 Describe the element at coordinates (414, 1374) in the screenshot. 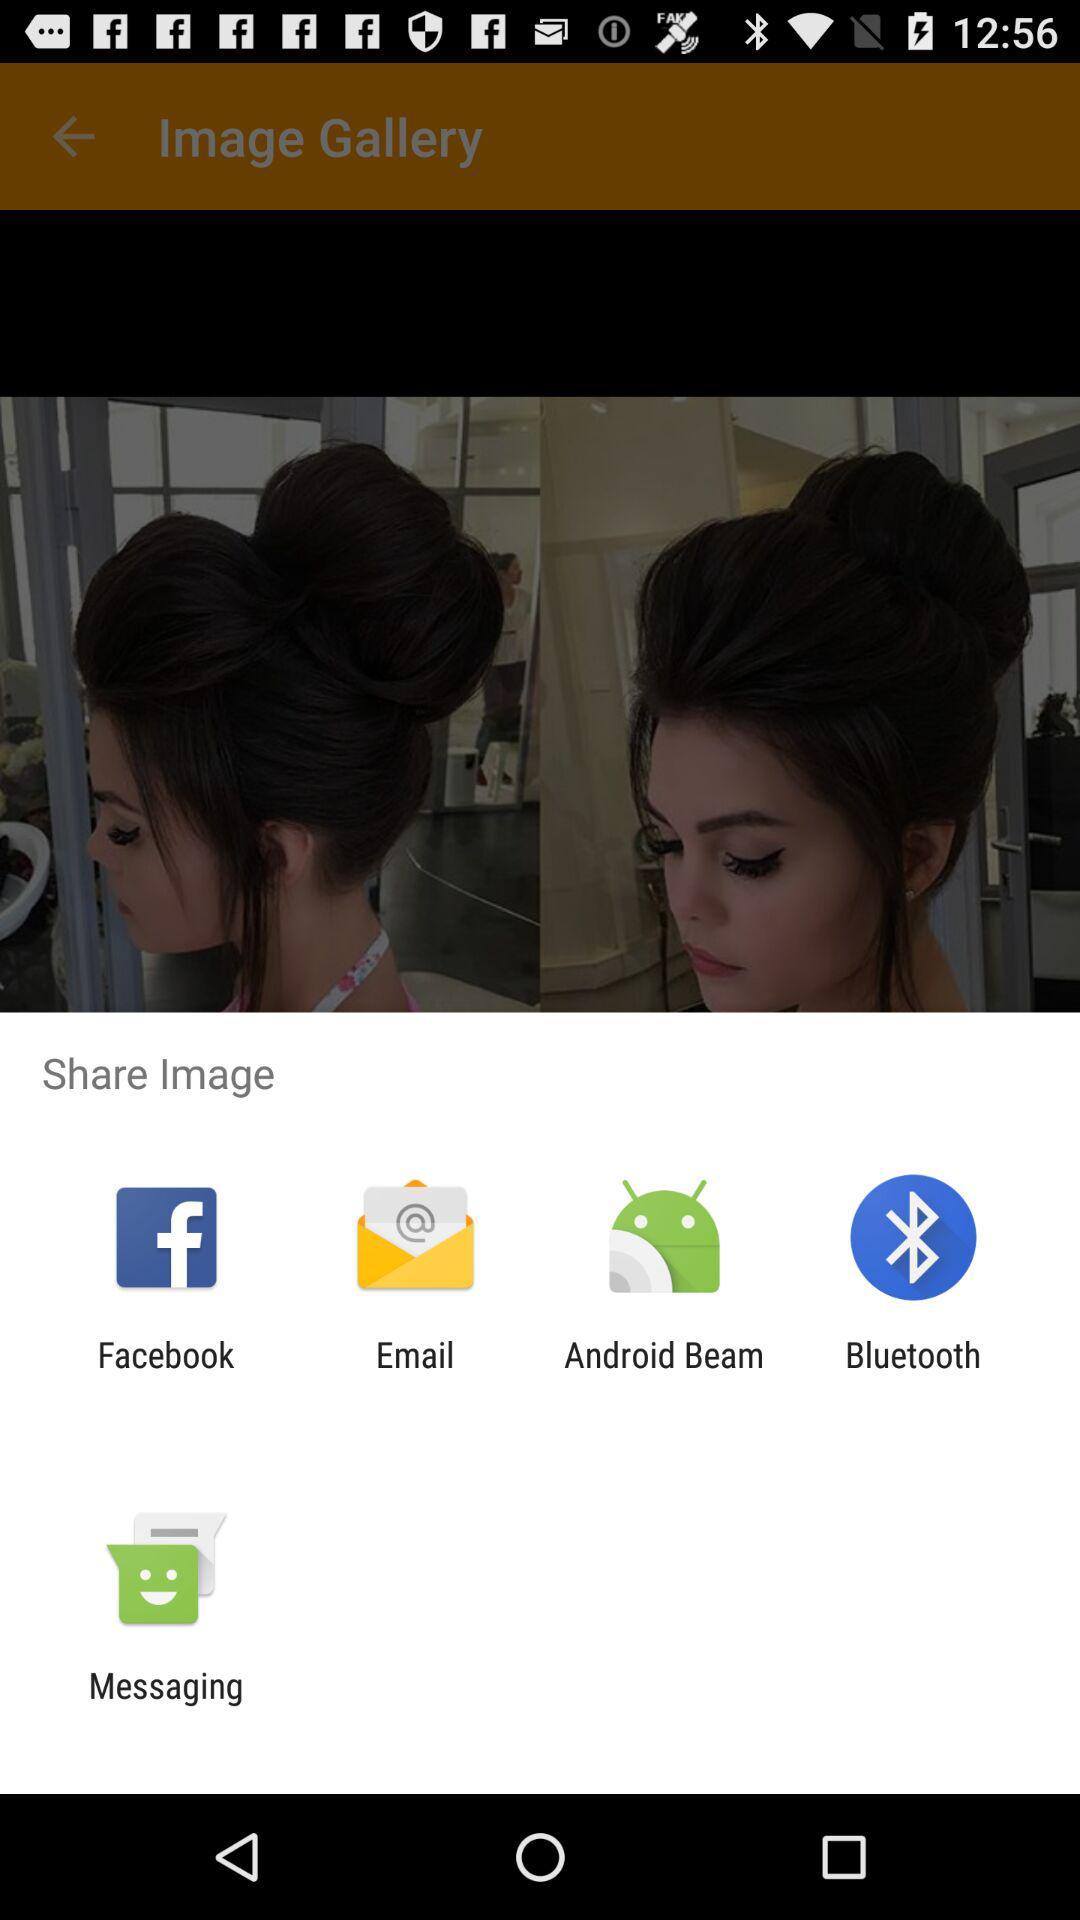

I see `the icon to the left of android beam app` at that location.